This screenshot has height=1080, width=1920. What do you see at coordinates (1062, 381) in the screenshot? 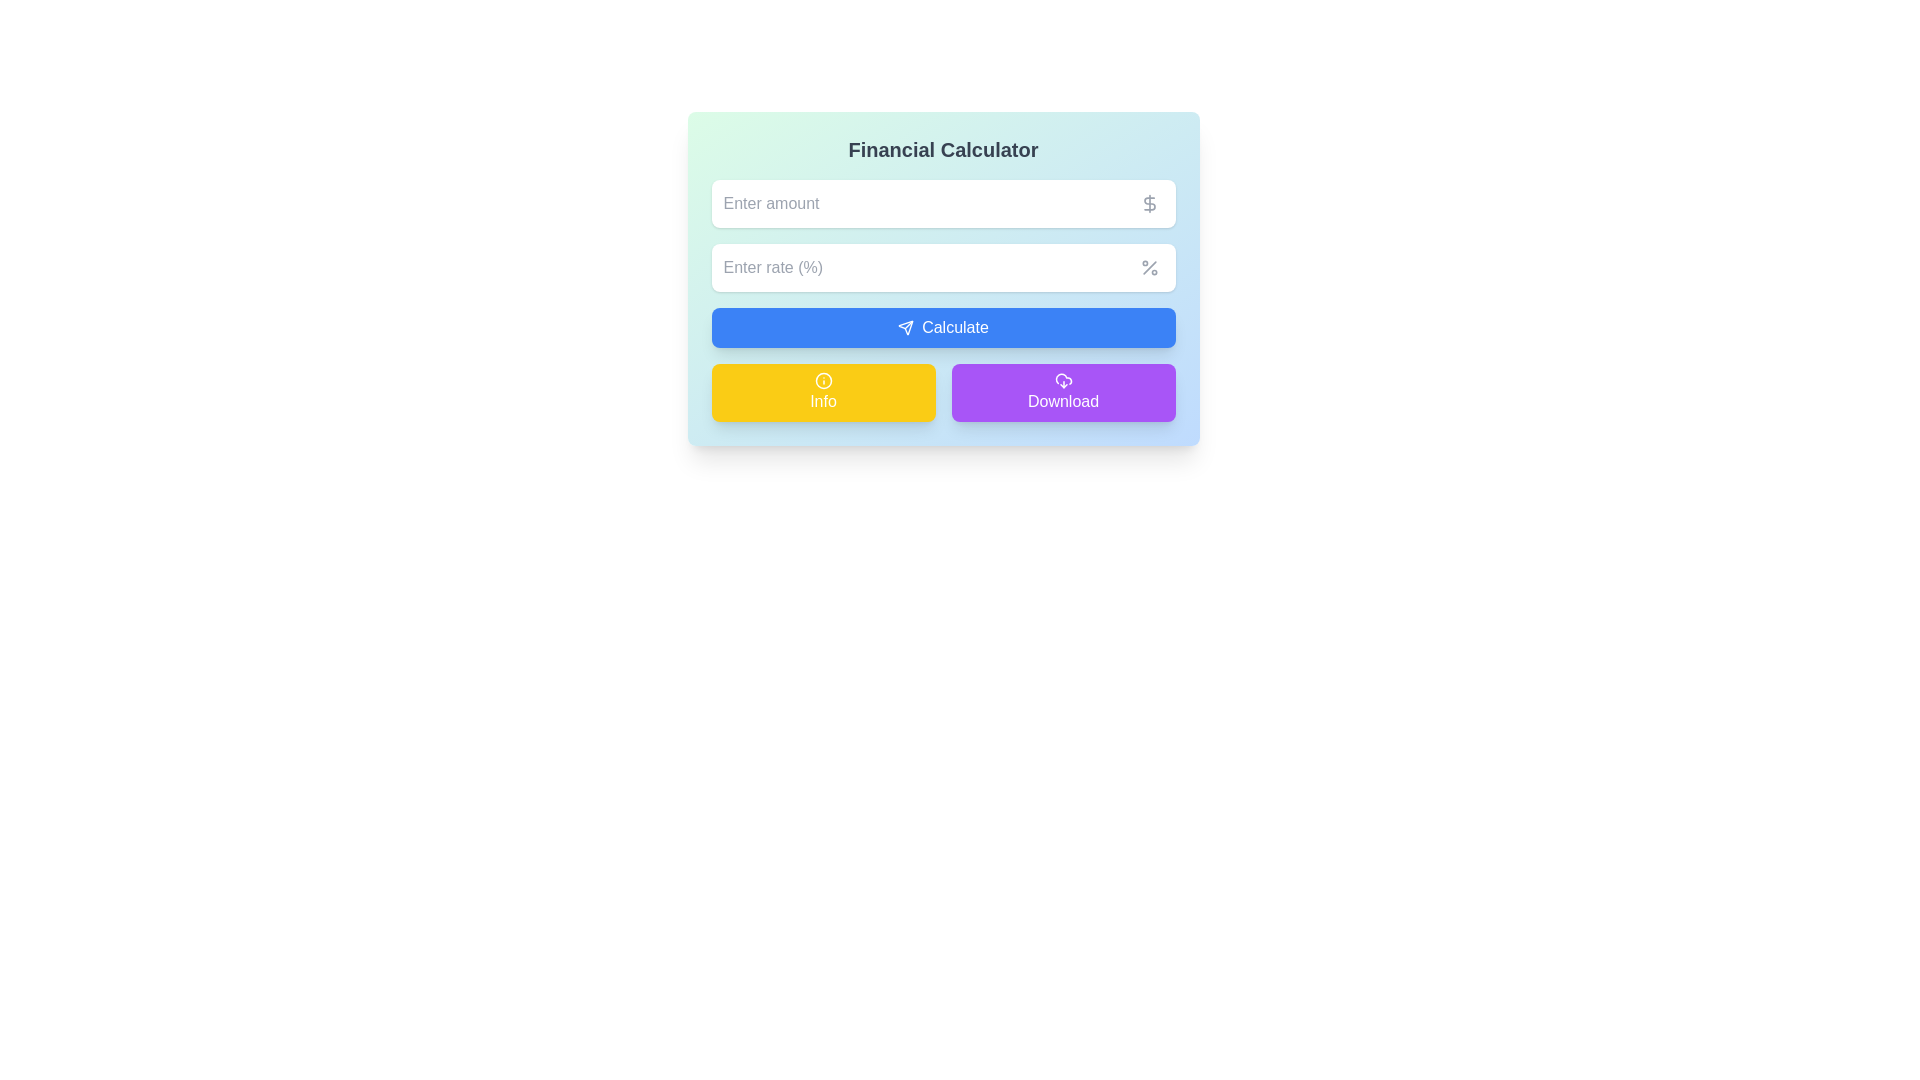
I see `the 'Download' button located at the bottom-right corner of the main panel, which contains the download icon` at bounding box center [1062, 381].